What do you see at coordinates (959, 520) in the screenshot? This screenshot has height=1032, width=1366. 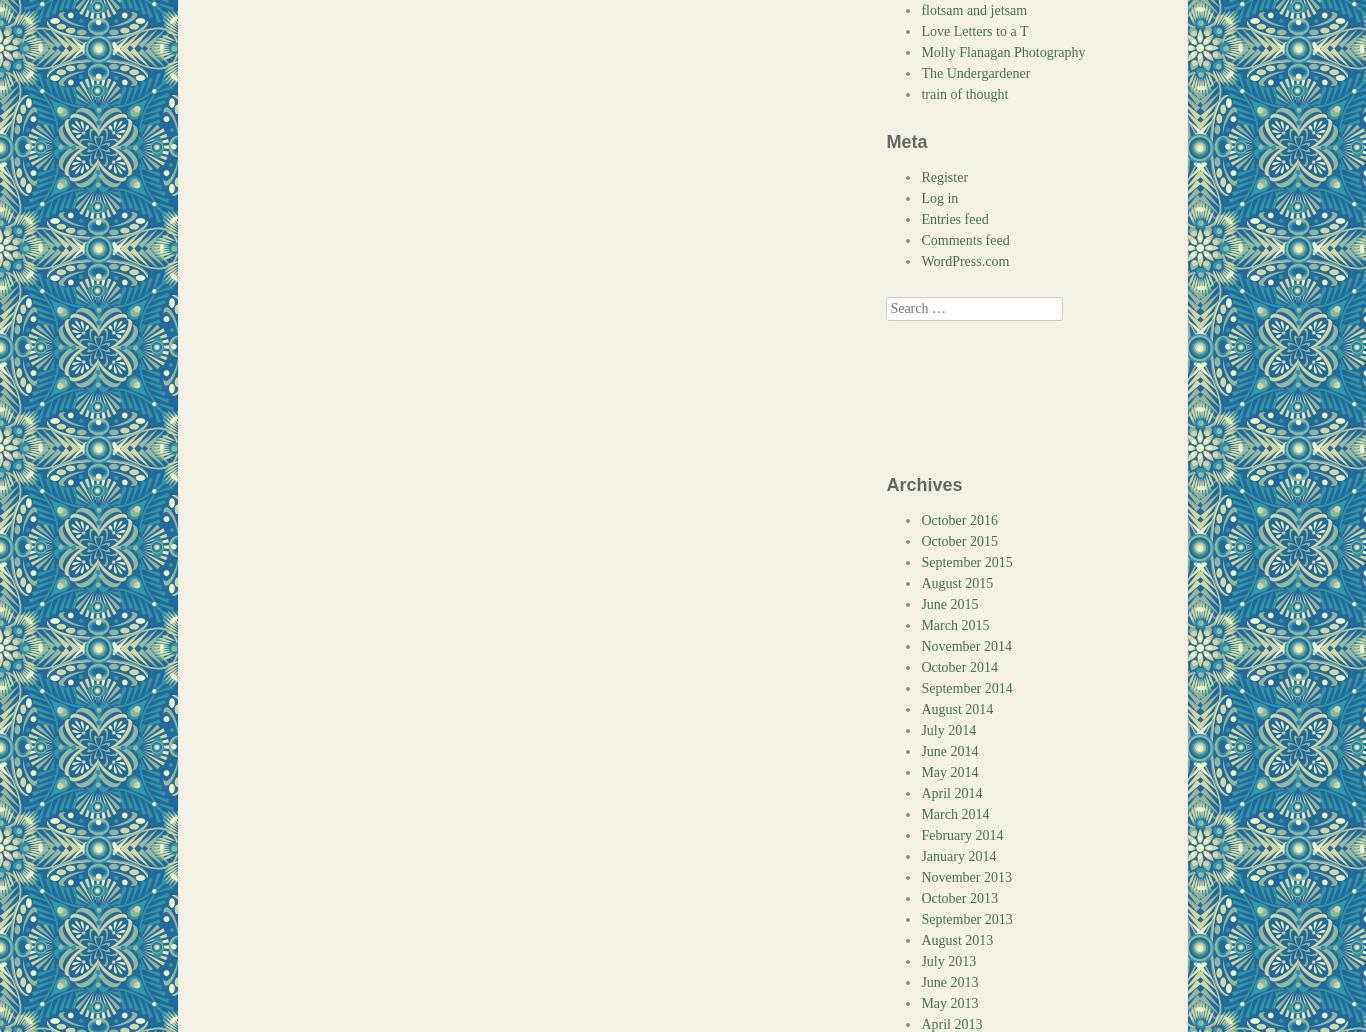 I see `'October 2016'` at bounding box center [959, 520].